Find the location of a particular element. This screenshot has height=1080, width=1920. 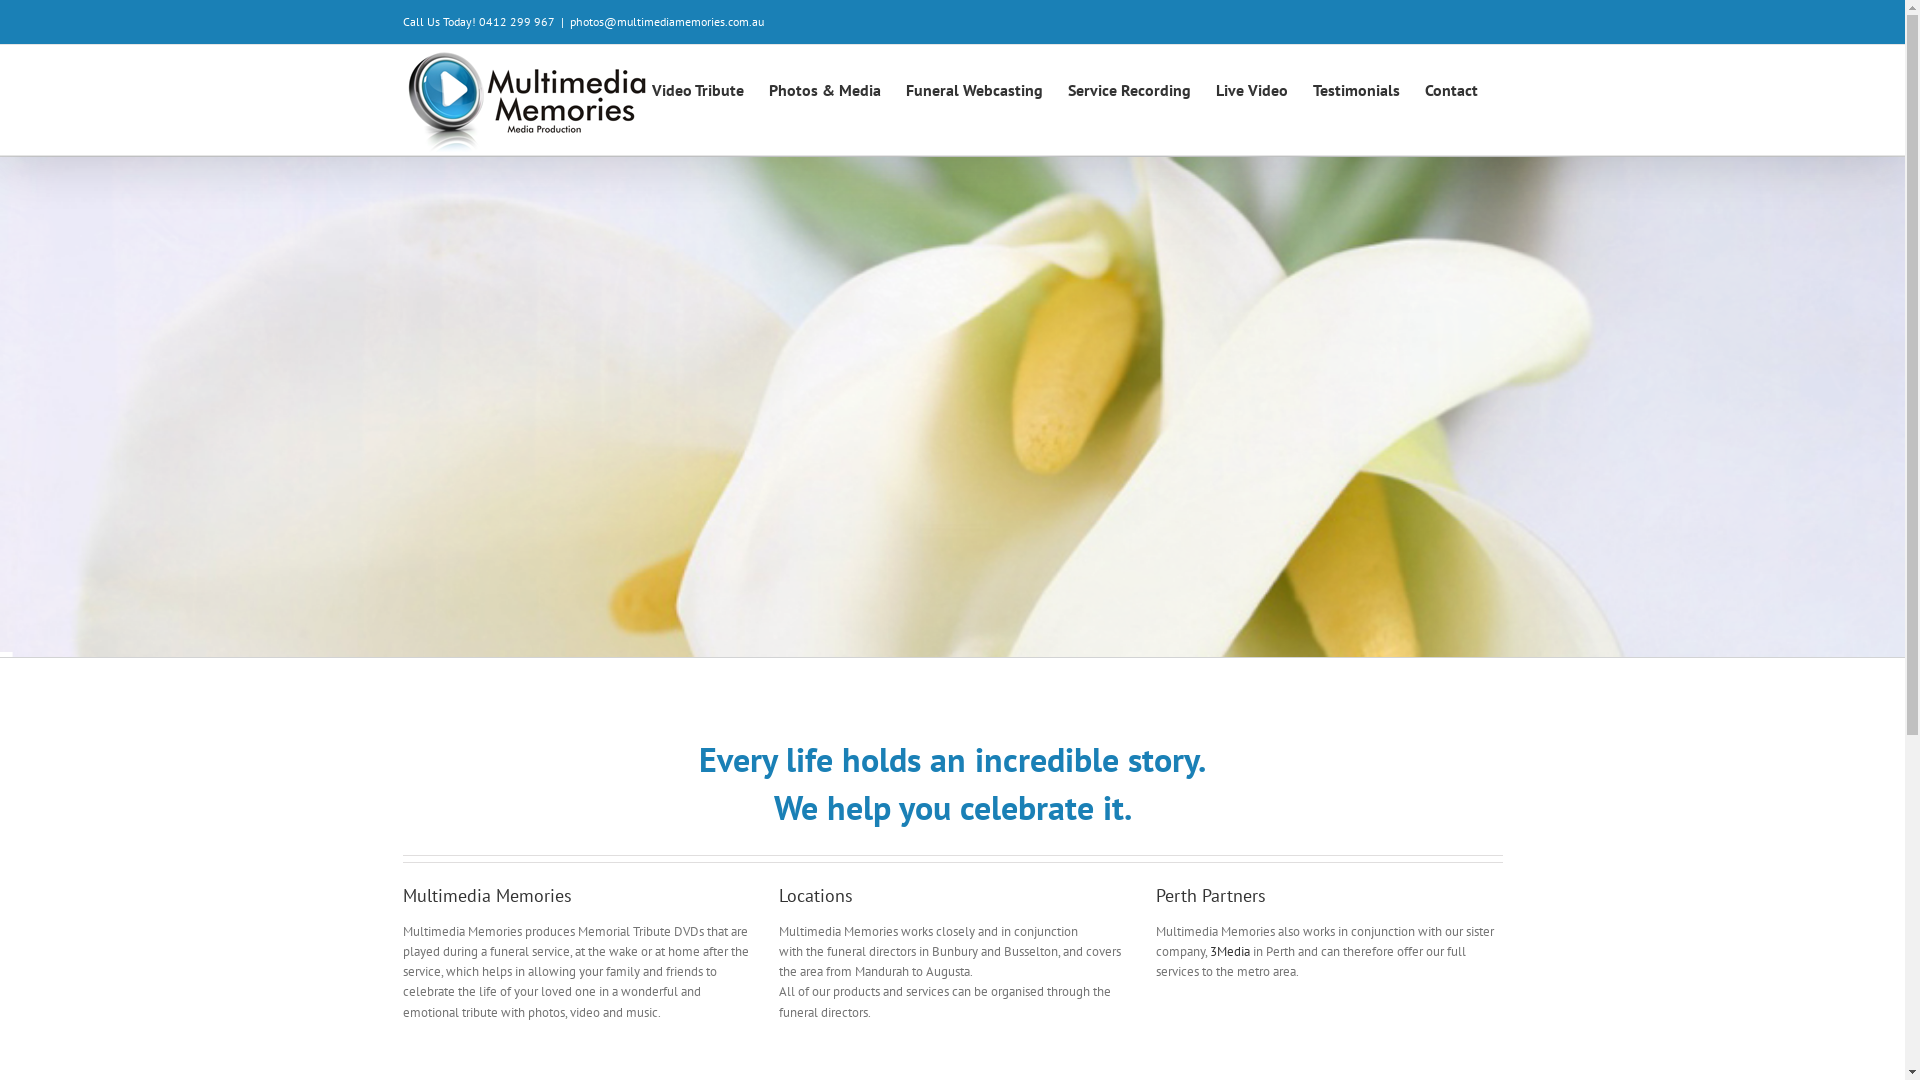

'Photos & Media' is located at coordinates (824, 87).